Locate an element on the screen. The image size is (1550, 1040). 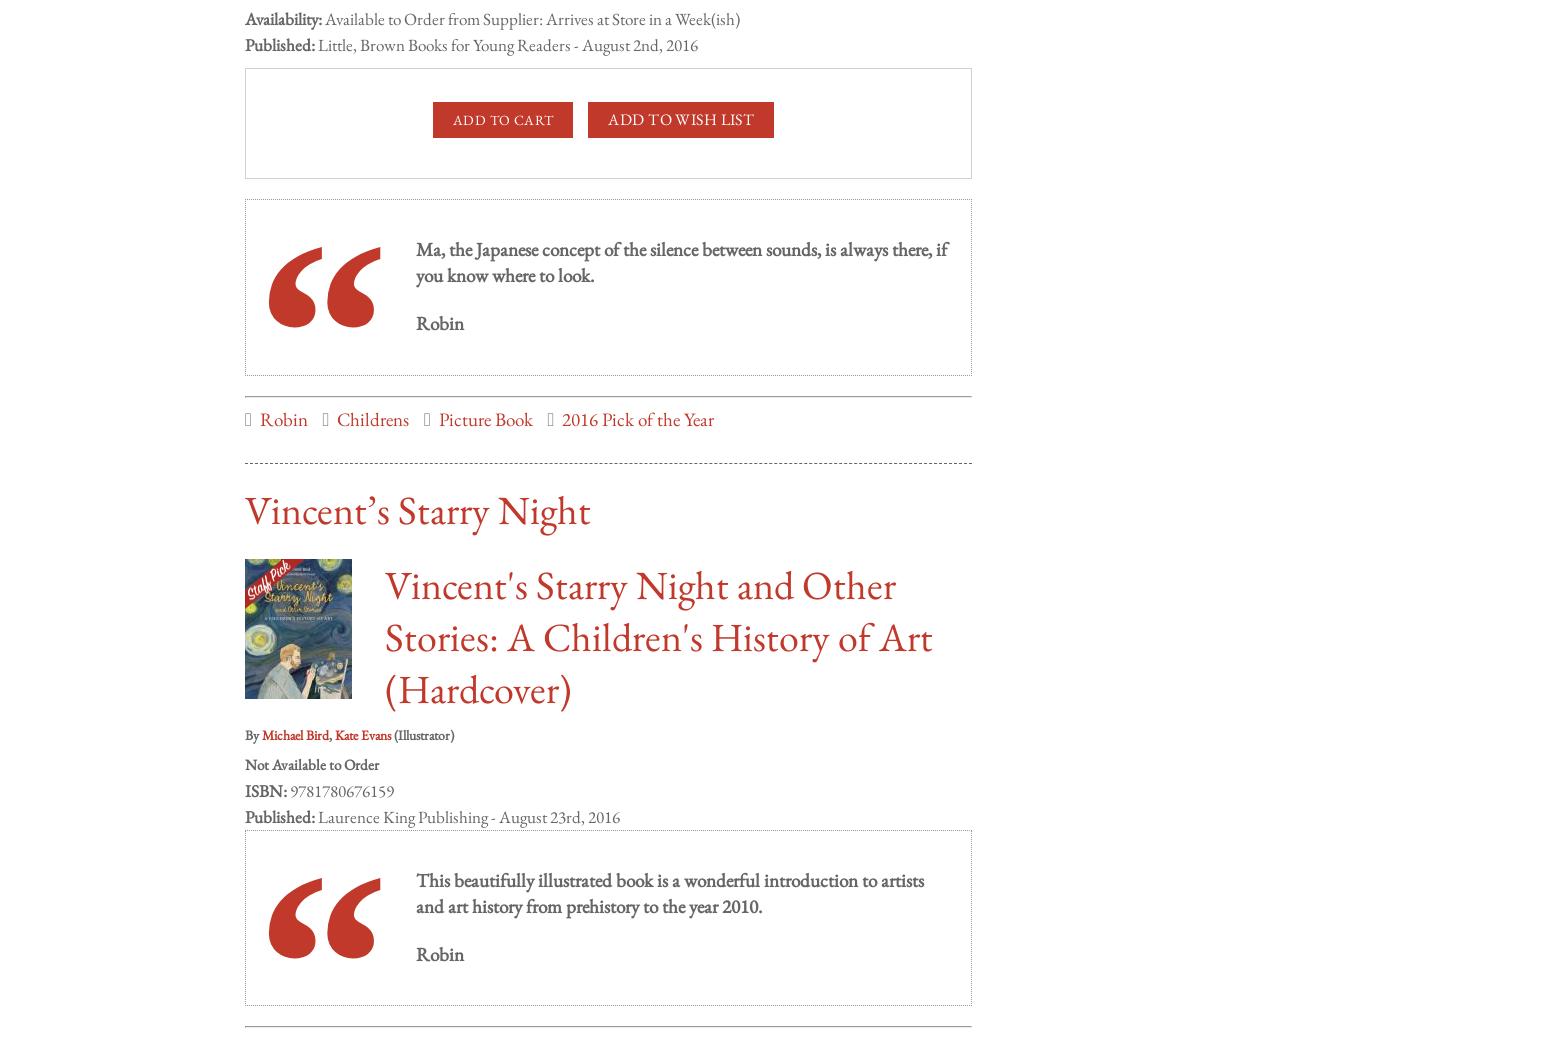
'Picture Book' is located at coordinates (483, 399).